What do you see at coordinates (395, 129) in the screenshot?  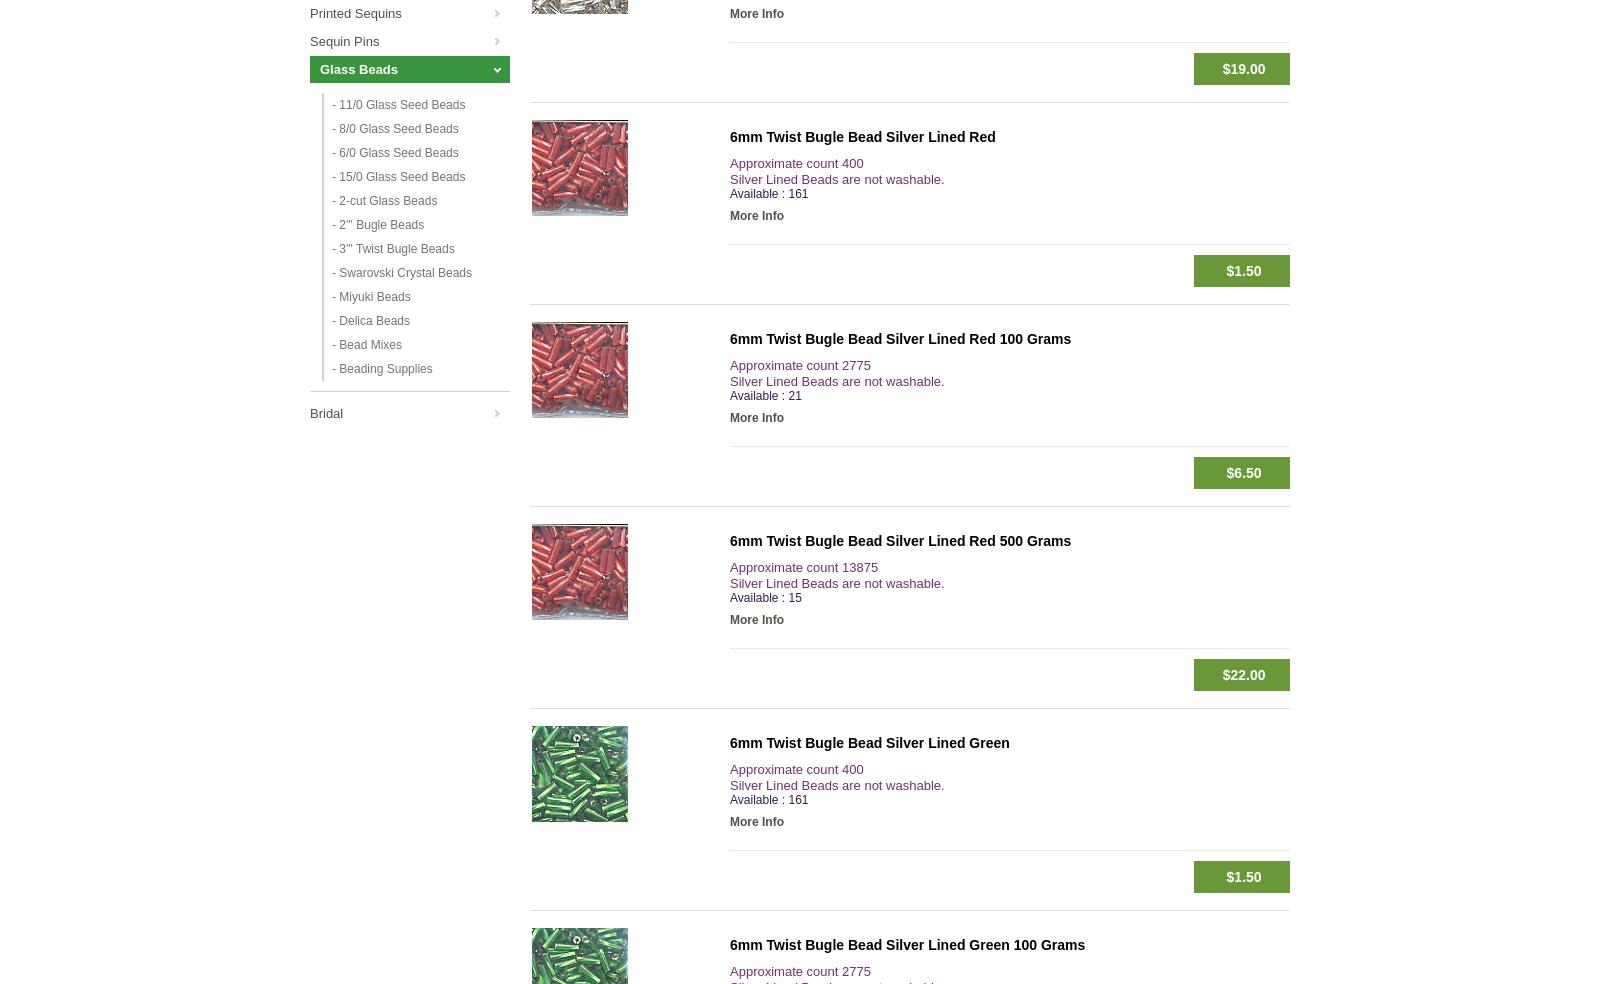 I see `'- 8/0 Glass Seed Beads'` at bounding box center [395, 129].